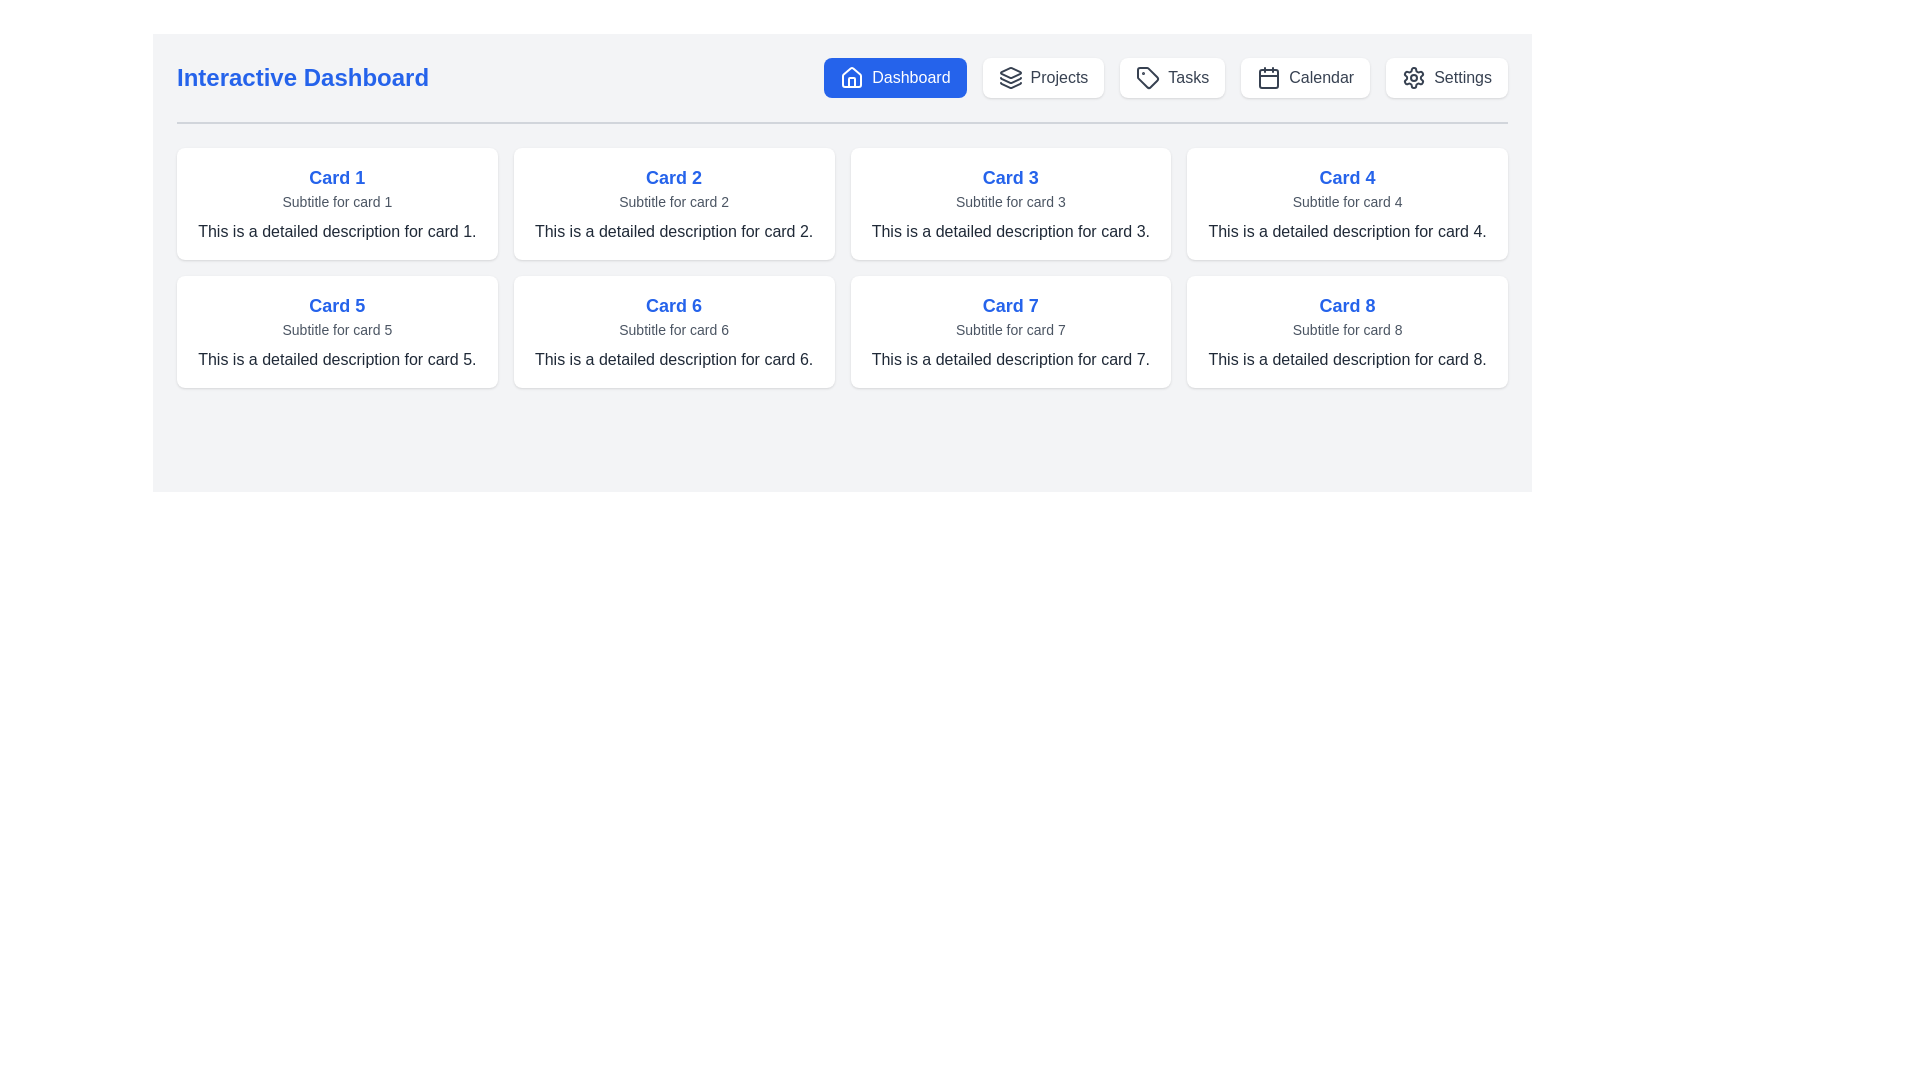  What do you see at coordinates (674, 329) in the screenshot?
I see `the text label reading 'Subtitle for card 6', which is positioned directly beneath the 'Card 6' title within the card layout` at bounding box center [674, 329].